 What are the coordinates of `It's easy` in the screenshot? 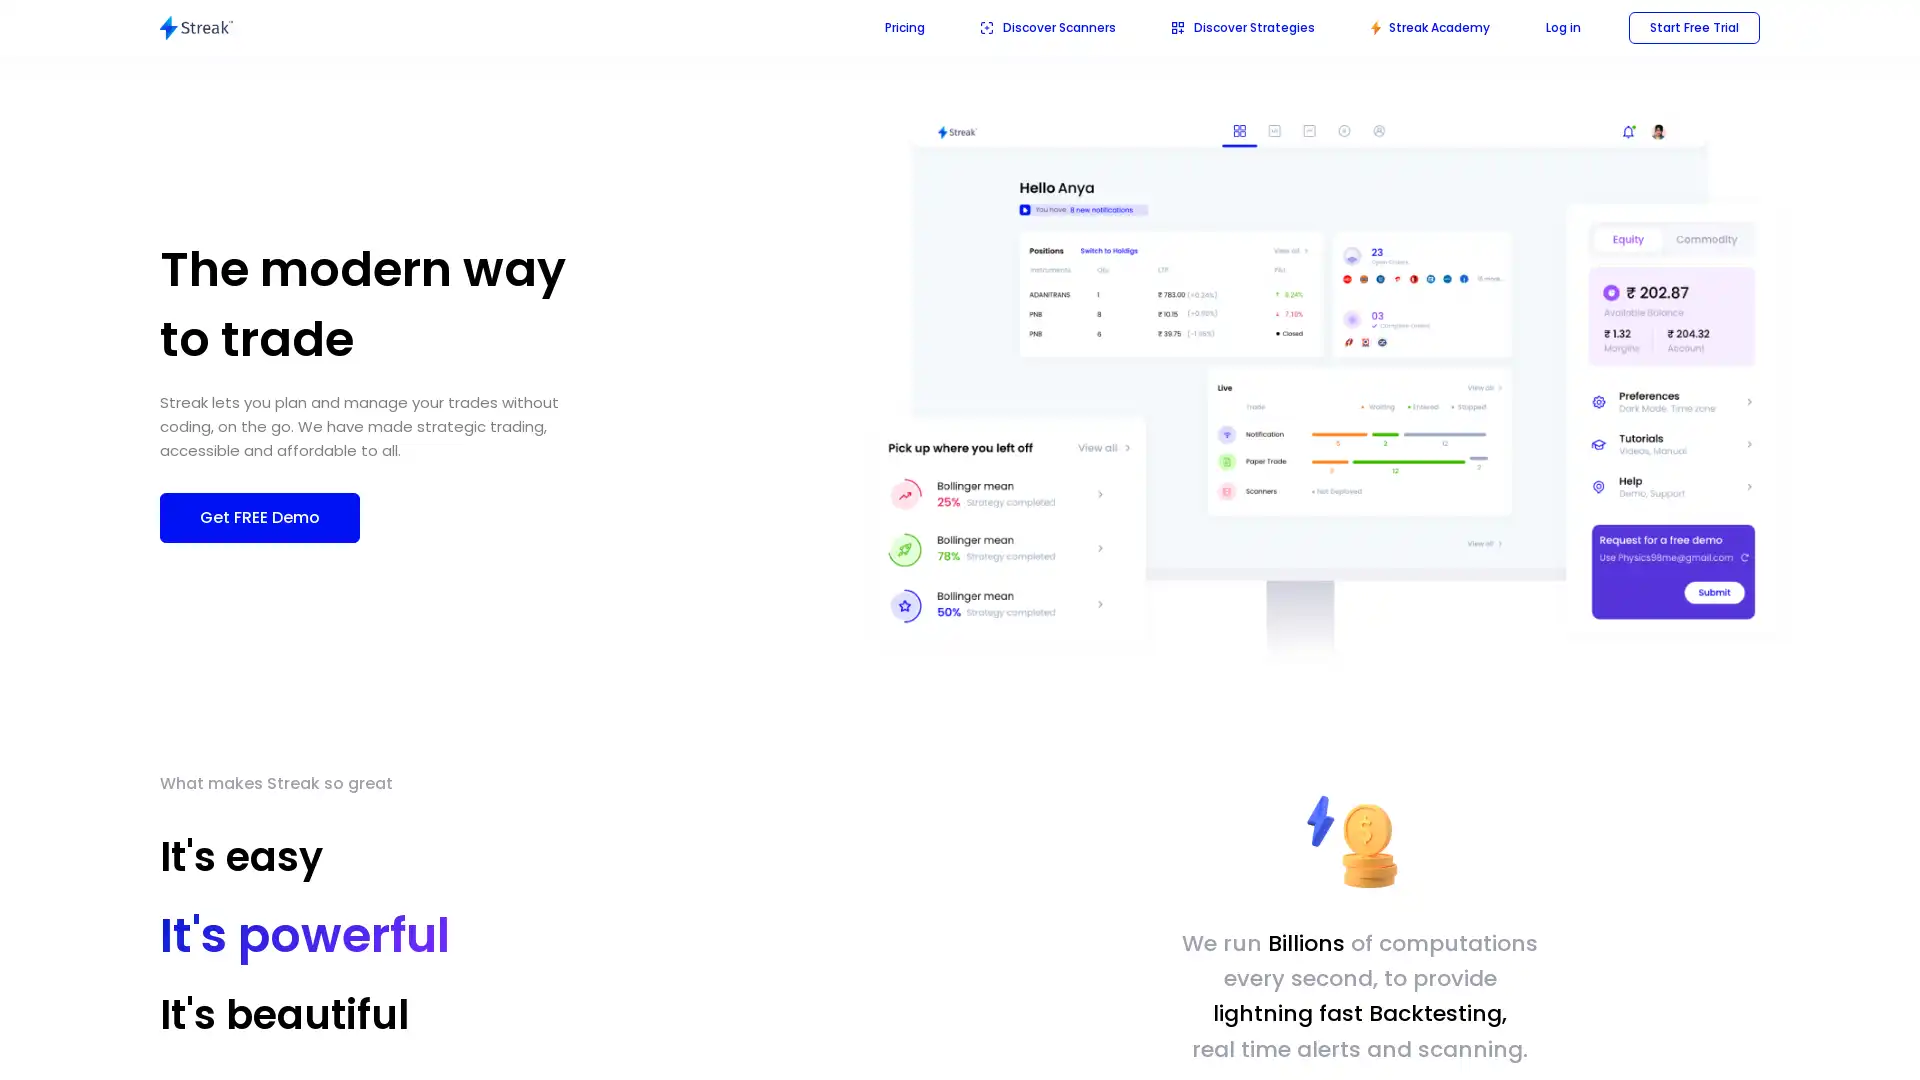 It's located at (240, 855).